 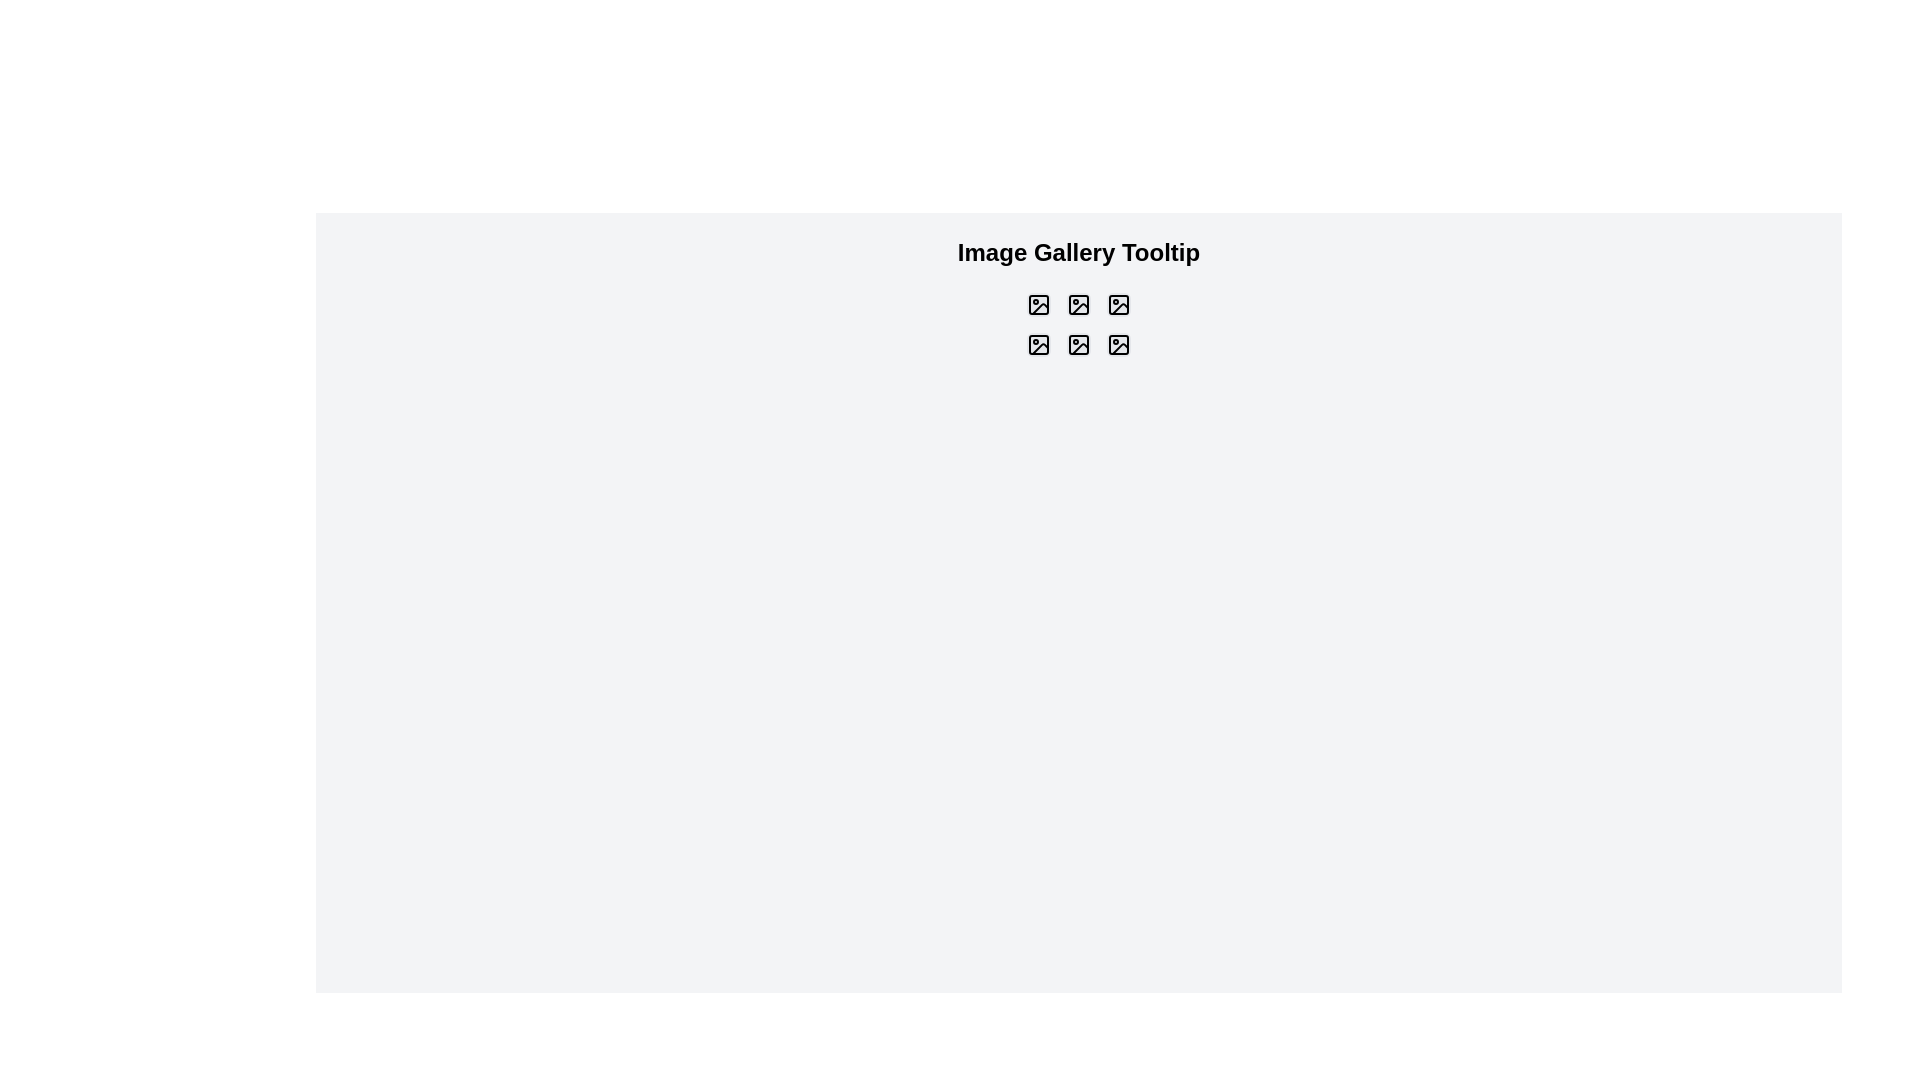 I want to click on the indicator icon for a non-functional or missing component located in the lower-left corner of the 'Image Gallery Tooltip', which is the leftmost icon in the bottom row, so click(x=1040, y=348).